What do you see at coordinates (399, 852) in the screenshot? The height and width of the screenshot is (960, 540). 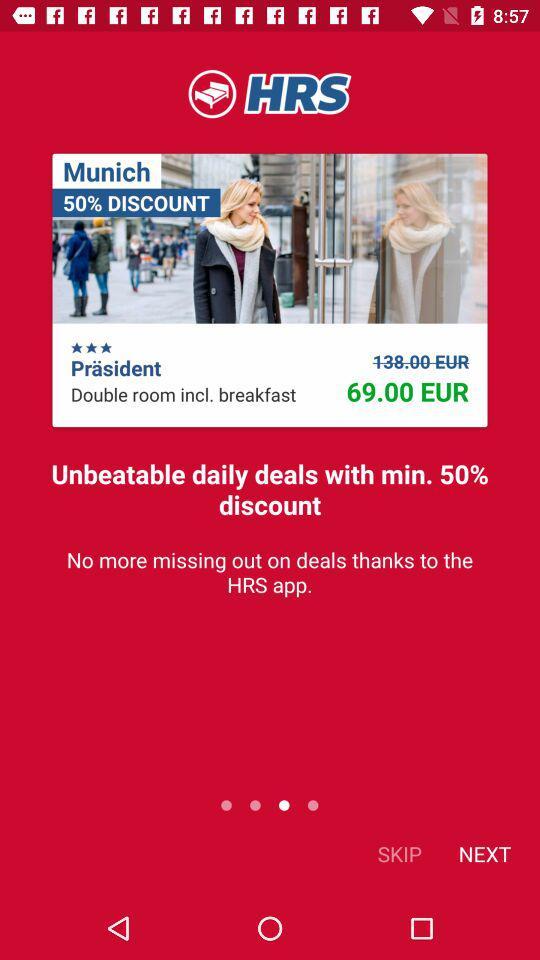 I see `item next to the next item` at bounding box center [399, 852].